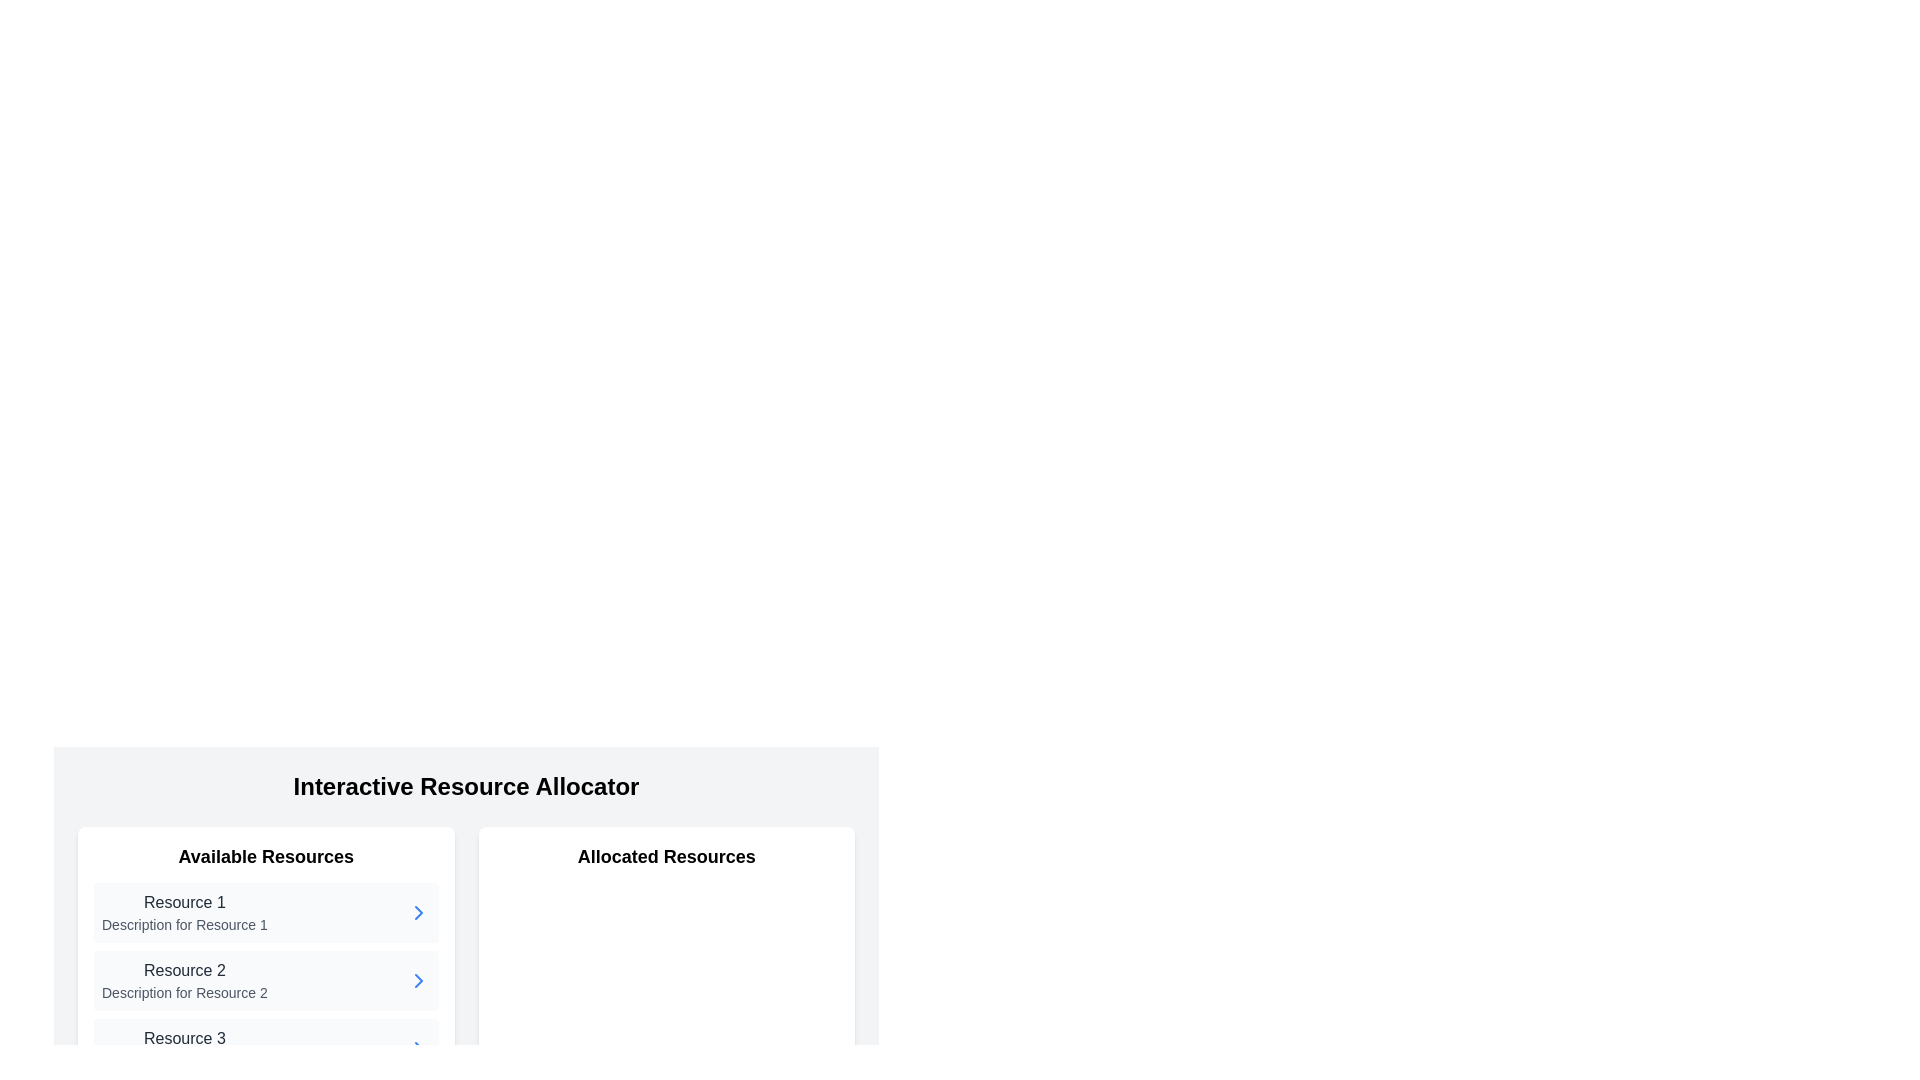 The image size is (1920, 1080). What do you see at coordinates (184, 925) in the screenshot?
I see `the text label displaying 'Description for Resource 1', which is styled in a smaller grayish font and located directly beneath the title 'Resource 1'` at bounding box center [184, 925].